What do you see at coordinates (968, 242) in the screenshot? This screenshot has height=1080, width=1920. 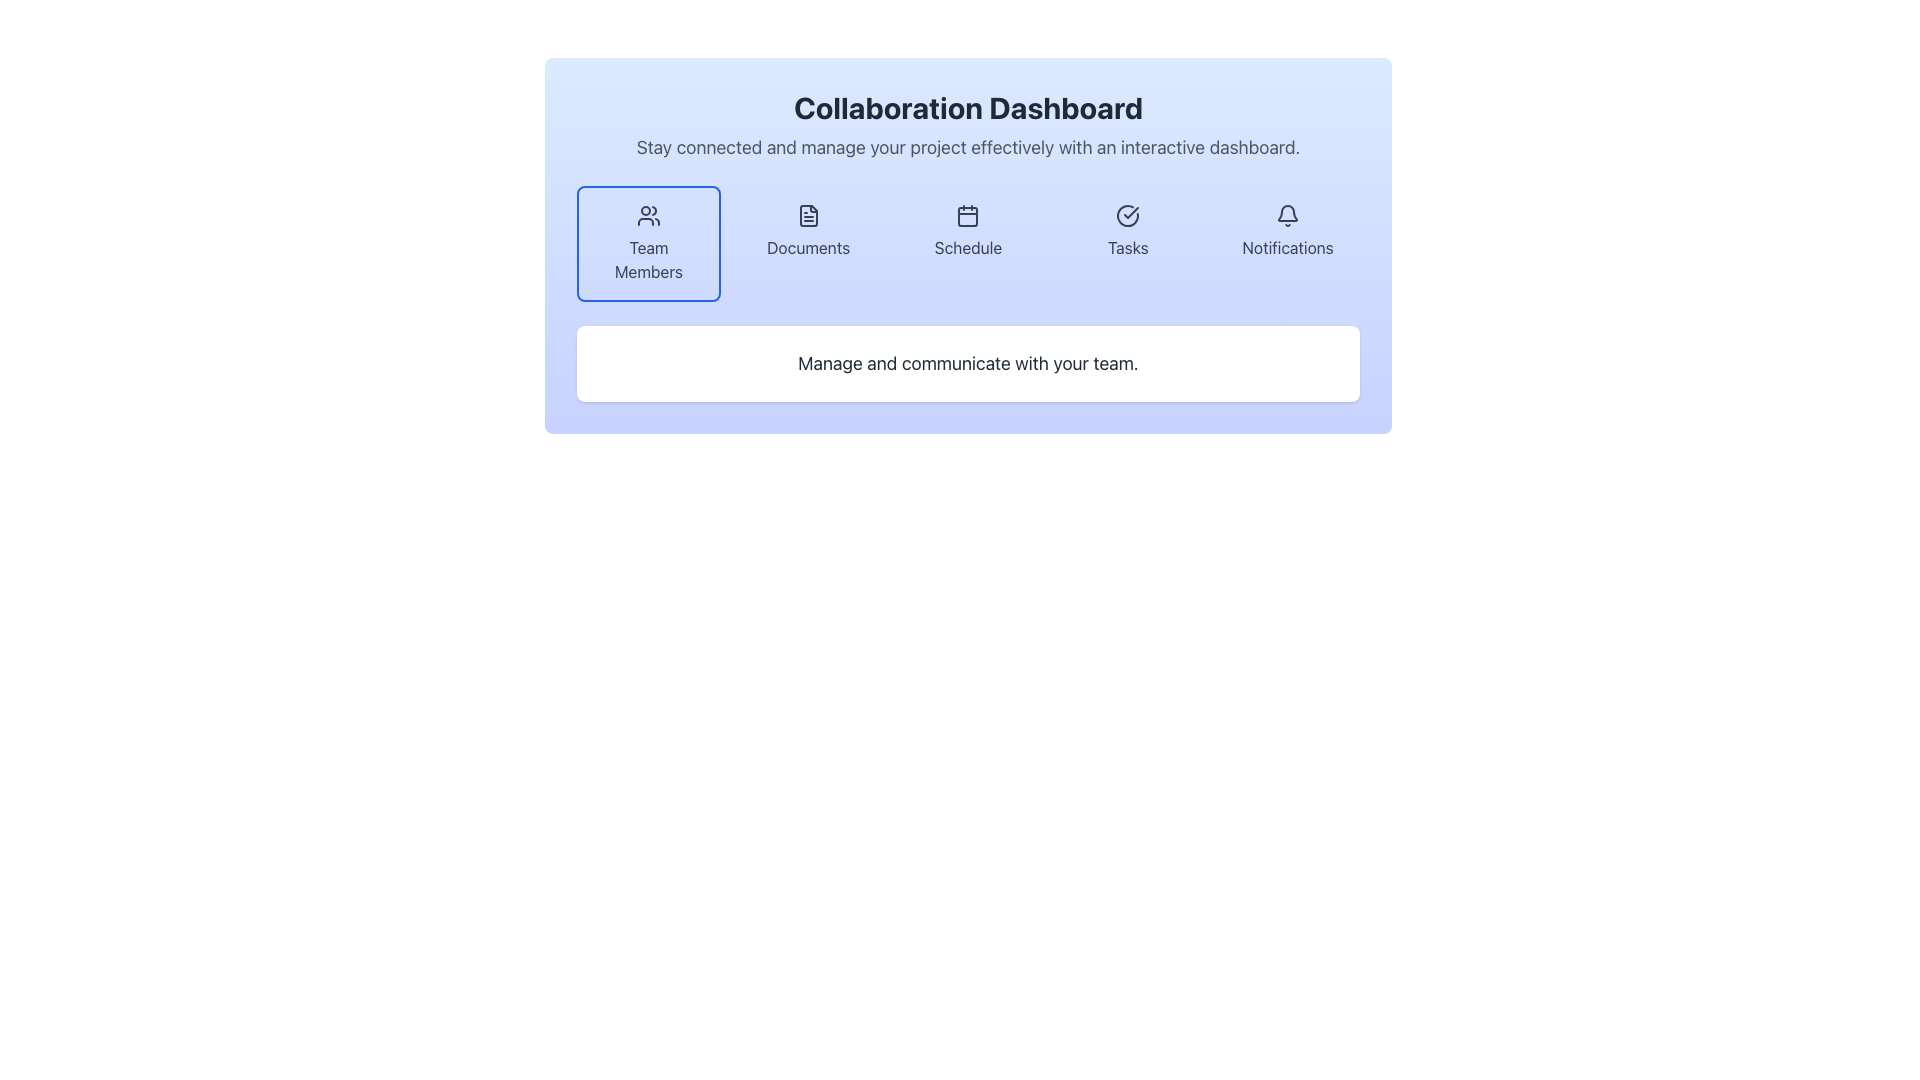 I see `the 'Schedule' button located in the central section of the dashboard` at bounding box center [968, 242].